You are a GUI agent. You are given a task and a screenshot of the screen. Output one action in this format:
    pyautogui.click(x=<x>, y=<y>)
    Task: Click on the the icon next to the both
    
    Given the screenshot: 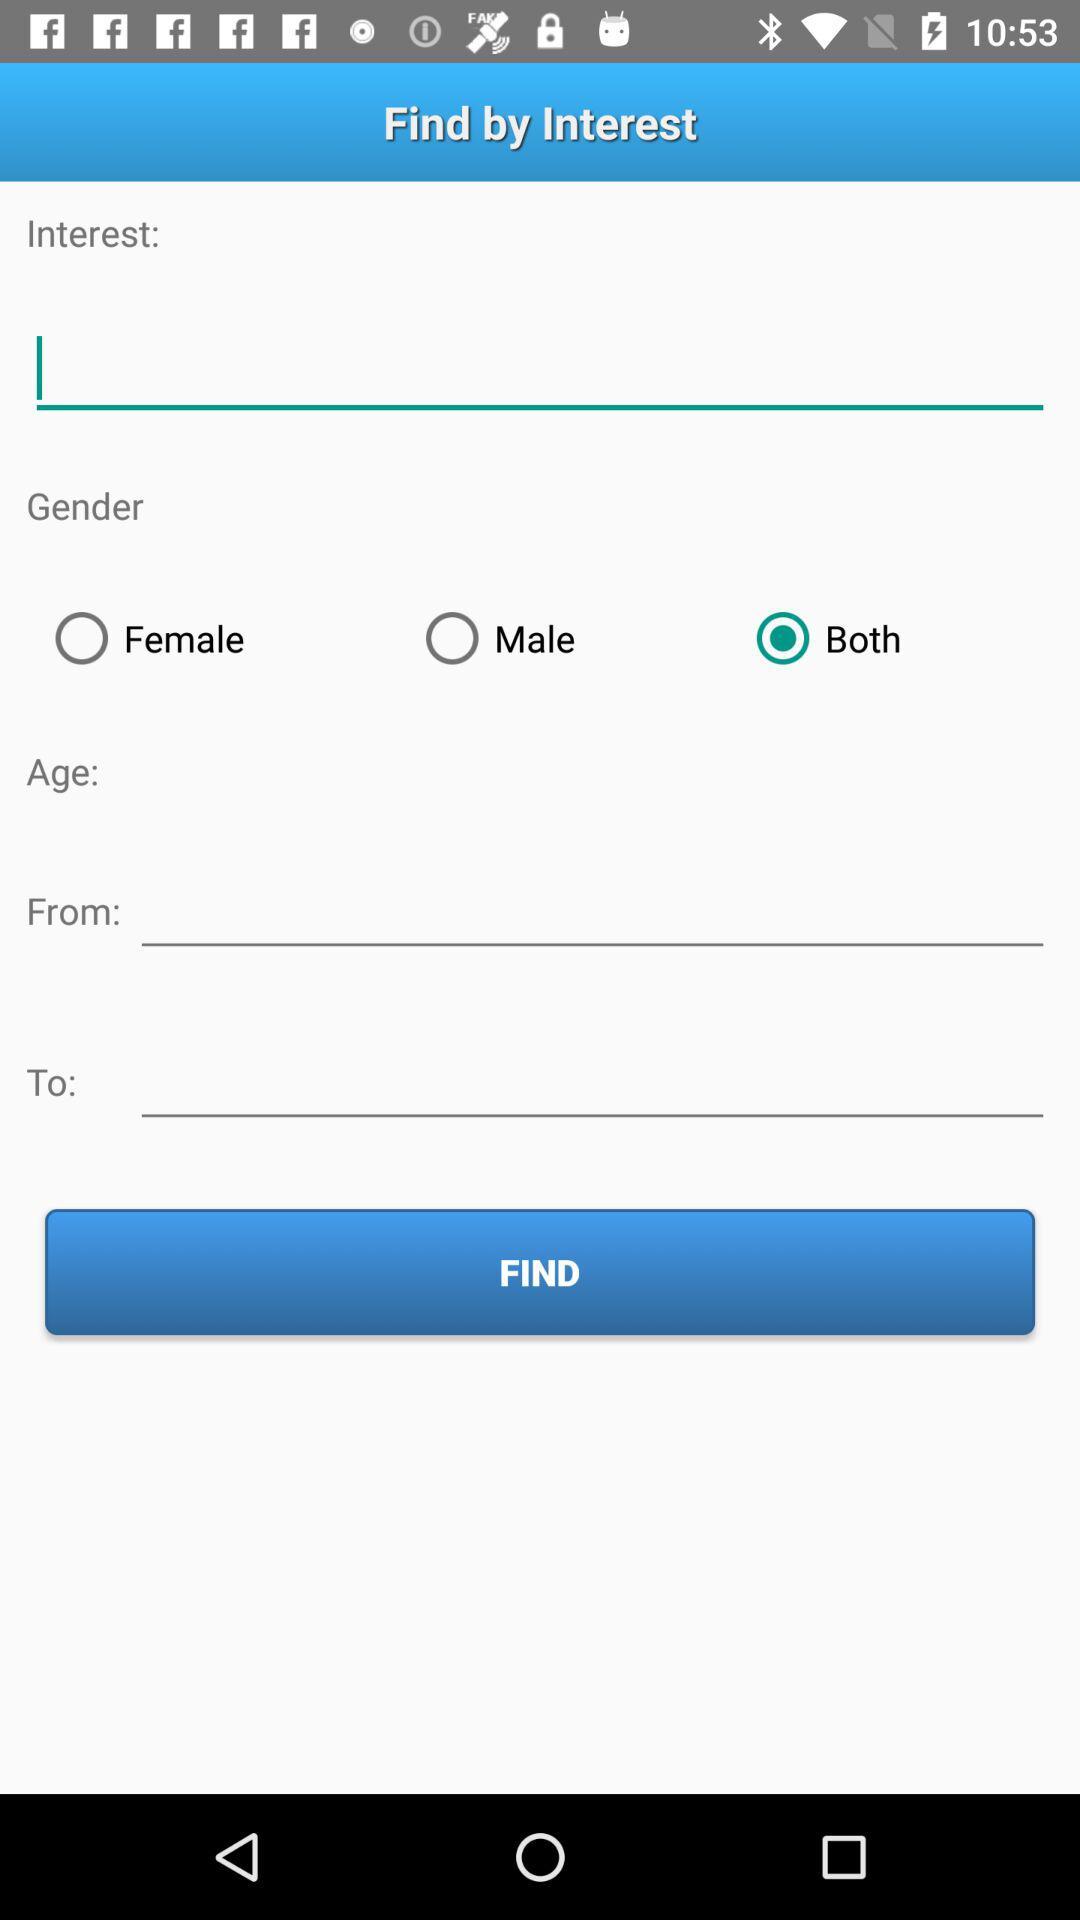 What is the action you would take?
    pyautogui.click(x=562, y=637)
    